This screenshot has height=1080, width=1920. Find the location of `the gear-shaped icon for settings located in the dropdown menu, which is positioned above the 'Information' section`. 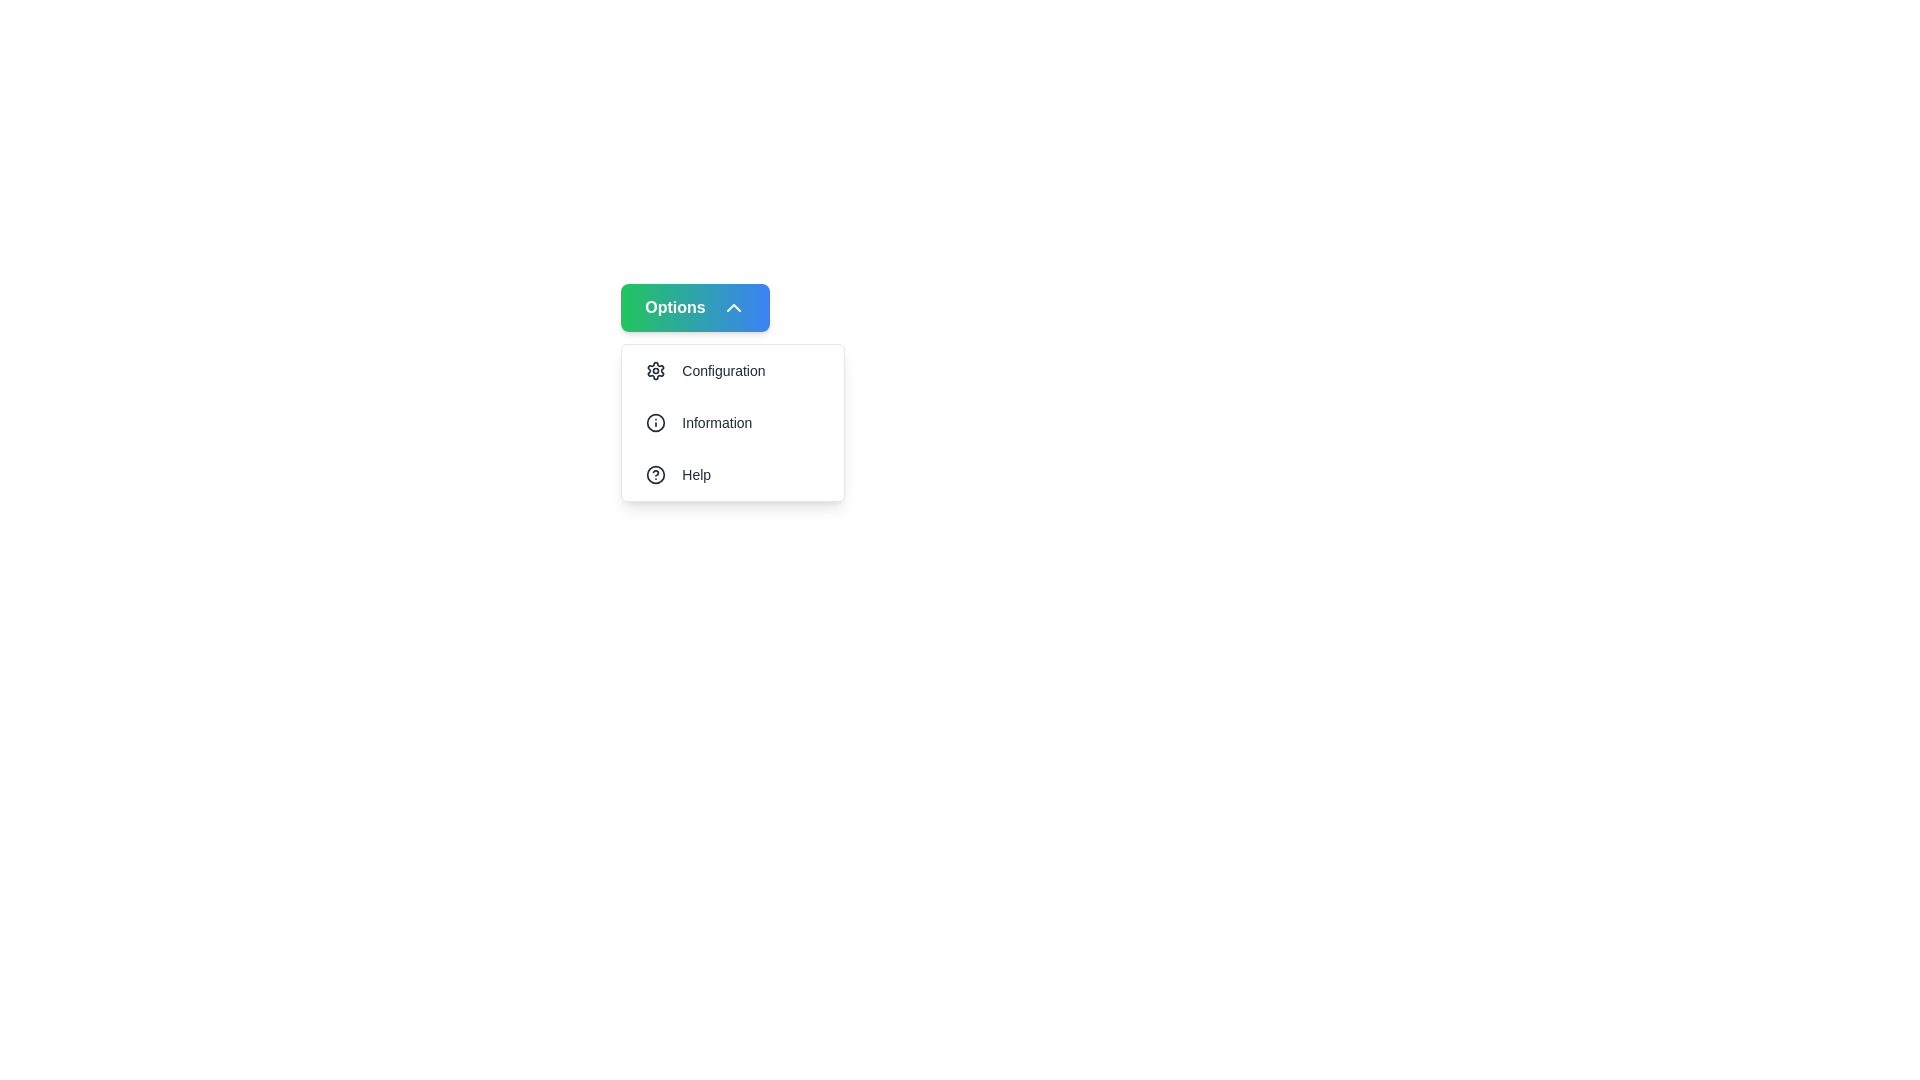

the gear-shaped icon for settings located in the dropdown menu, which is positioned above the 'Information' section is located at coordinates (656, 370).